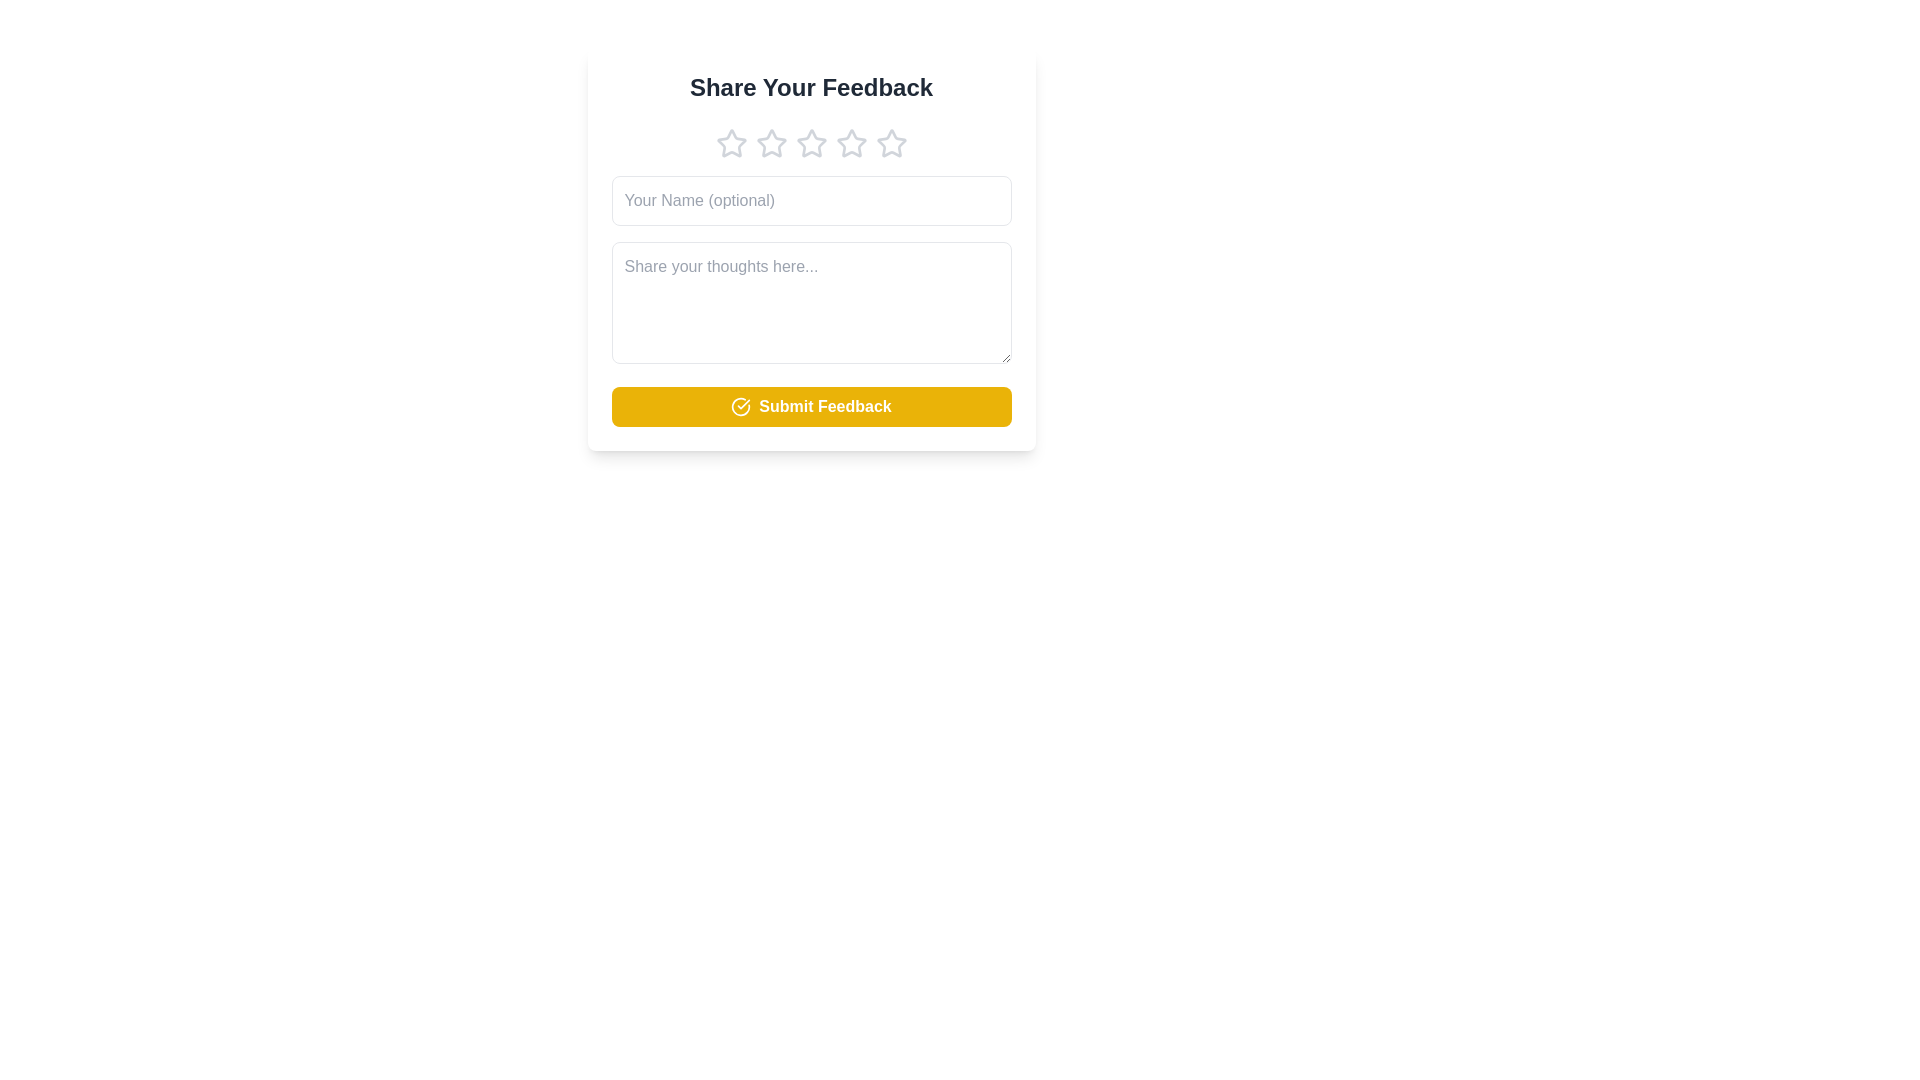 The height and width of the screenshot is (1080, 1920). I want to click on the circular icon with a checkmark inside, which is part of the 'Submit Feedback' button, located to the left of the text label, so click(740, 406).